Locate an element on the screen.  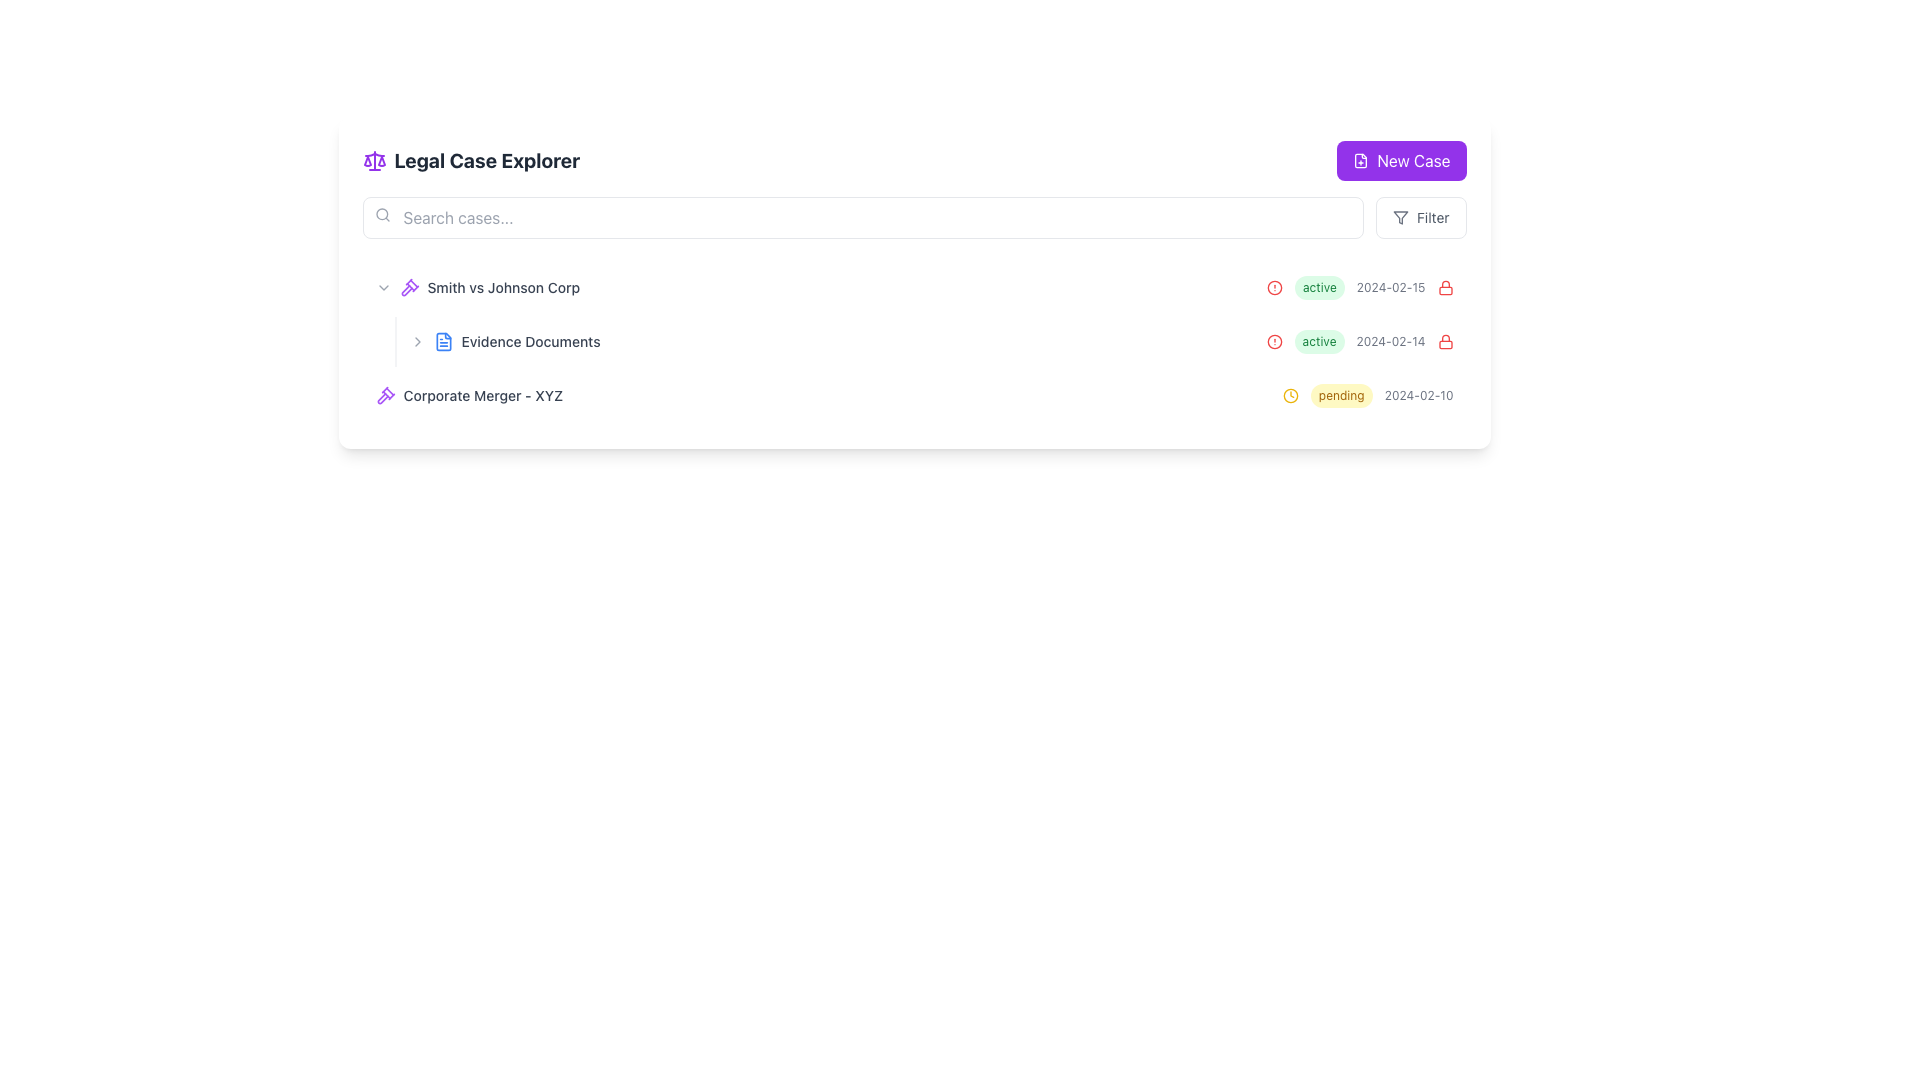
the small text label displaying '2024-02-15' located to the right of the green label 'active' for accessibility is located at coordinates (1390, 288).